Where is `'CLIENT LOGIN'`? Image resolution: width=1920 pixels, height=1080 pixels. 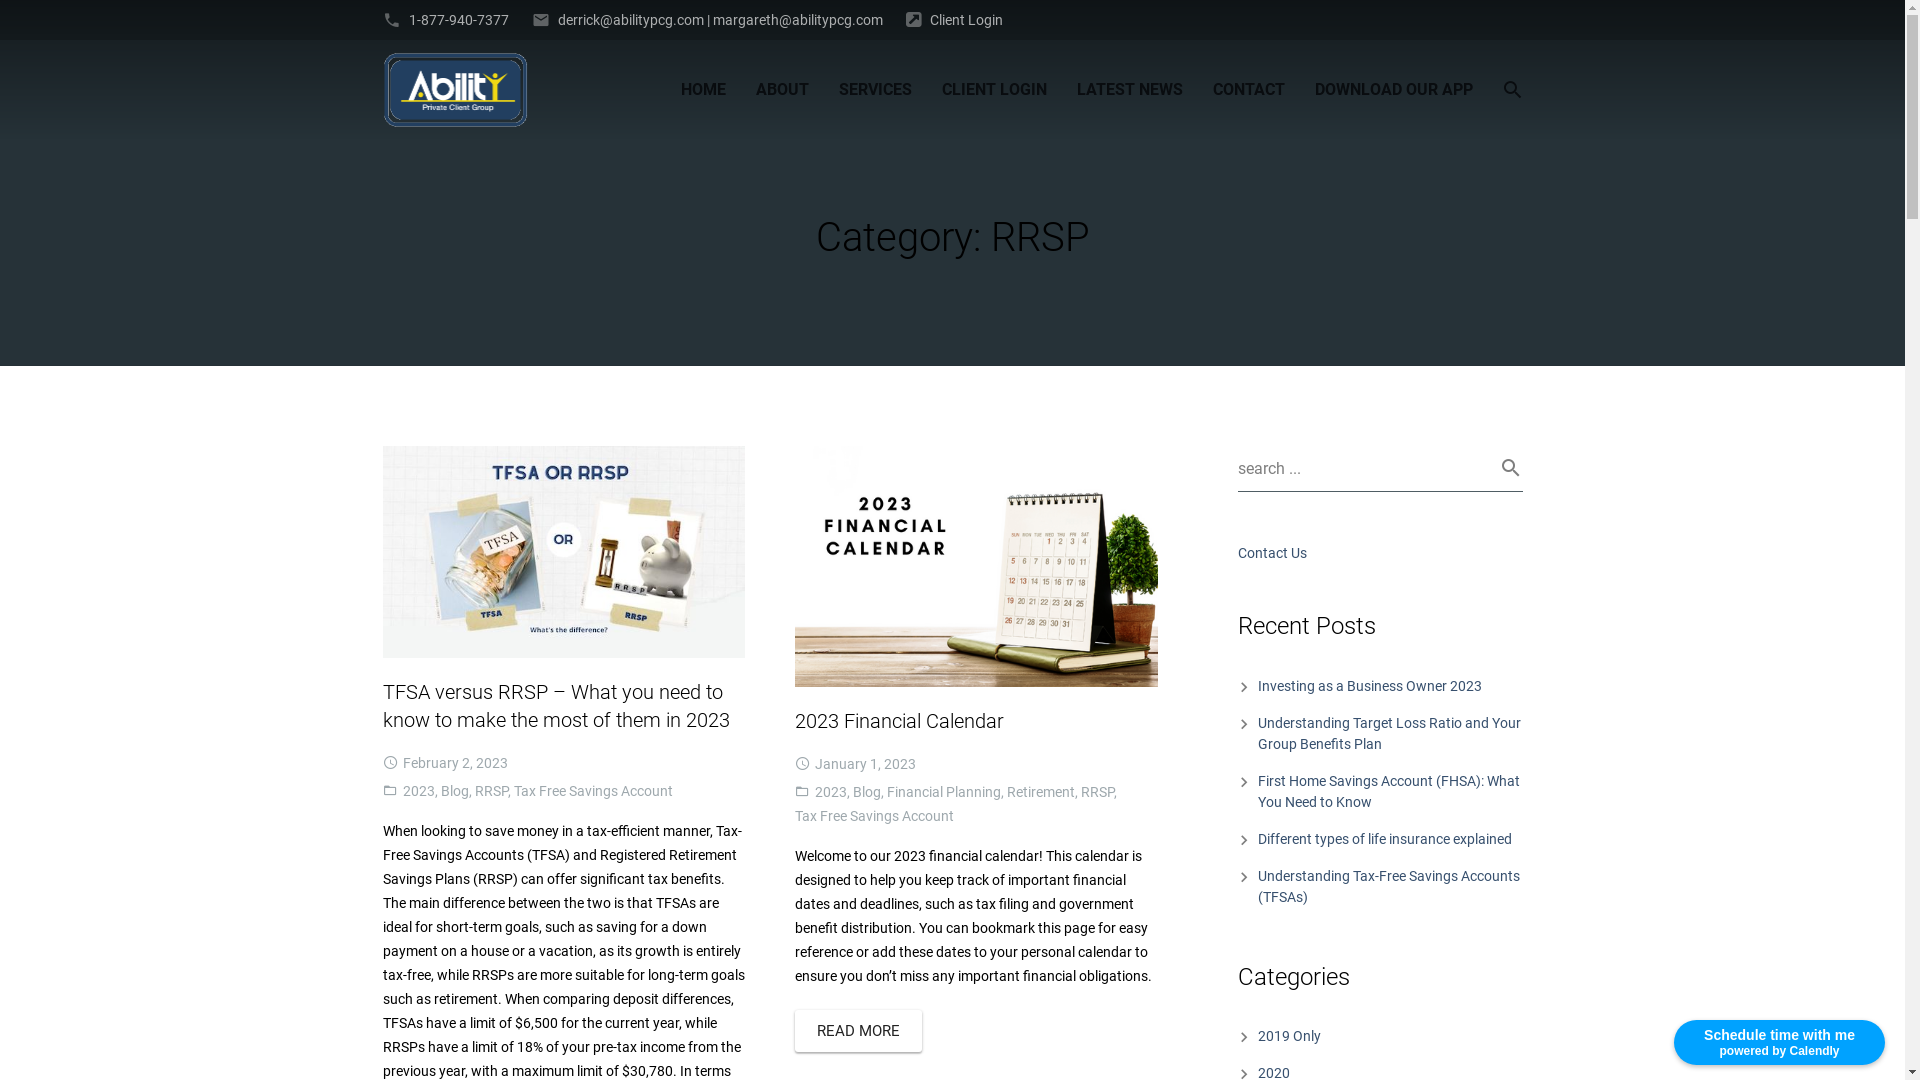 'CLIENT LOGIN' is located at coordinates (925, 88).